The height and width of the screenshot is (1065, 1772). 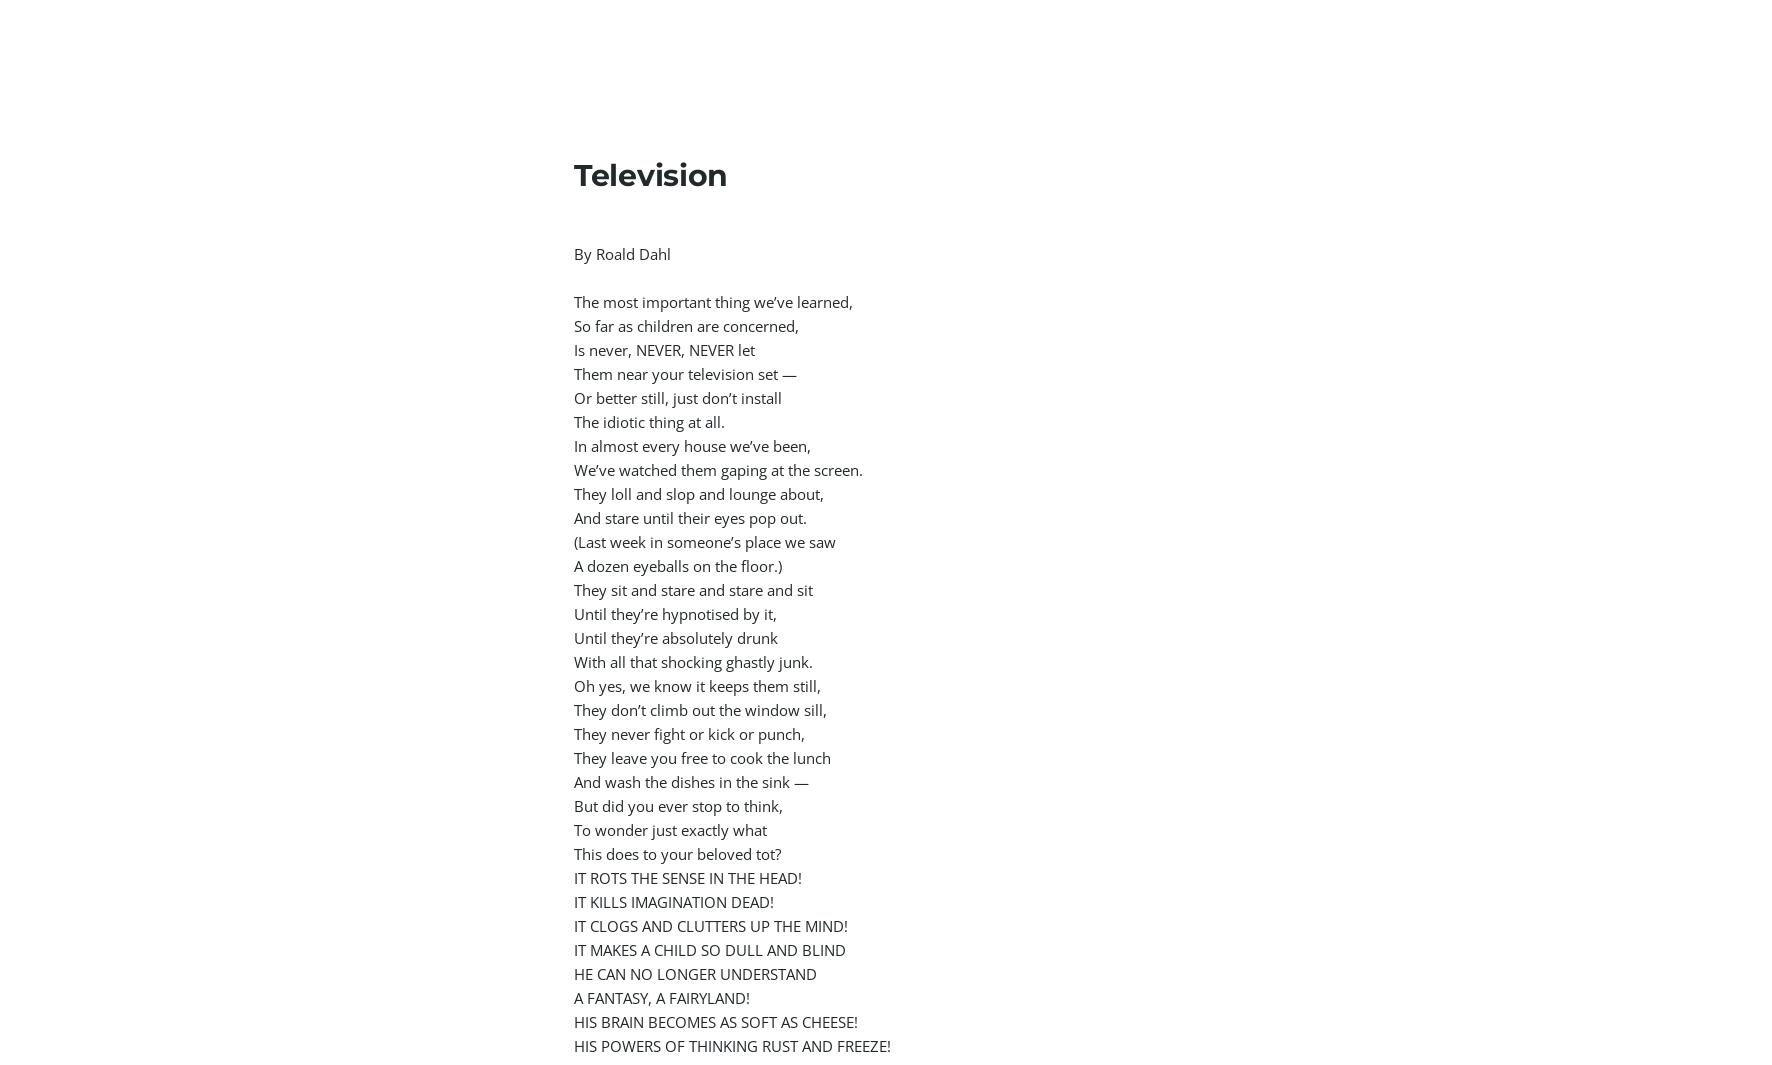 What do you see at coordinates (717, 1021) in the screenshot?
I see `'HIS BRAIN BECOMES AS SOFT AS CHEESE!'` at bounding box center [717, 1021].